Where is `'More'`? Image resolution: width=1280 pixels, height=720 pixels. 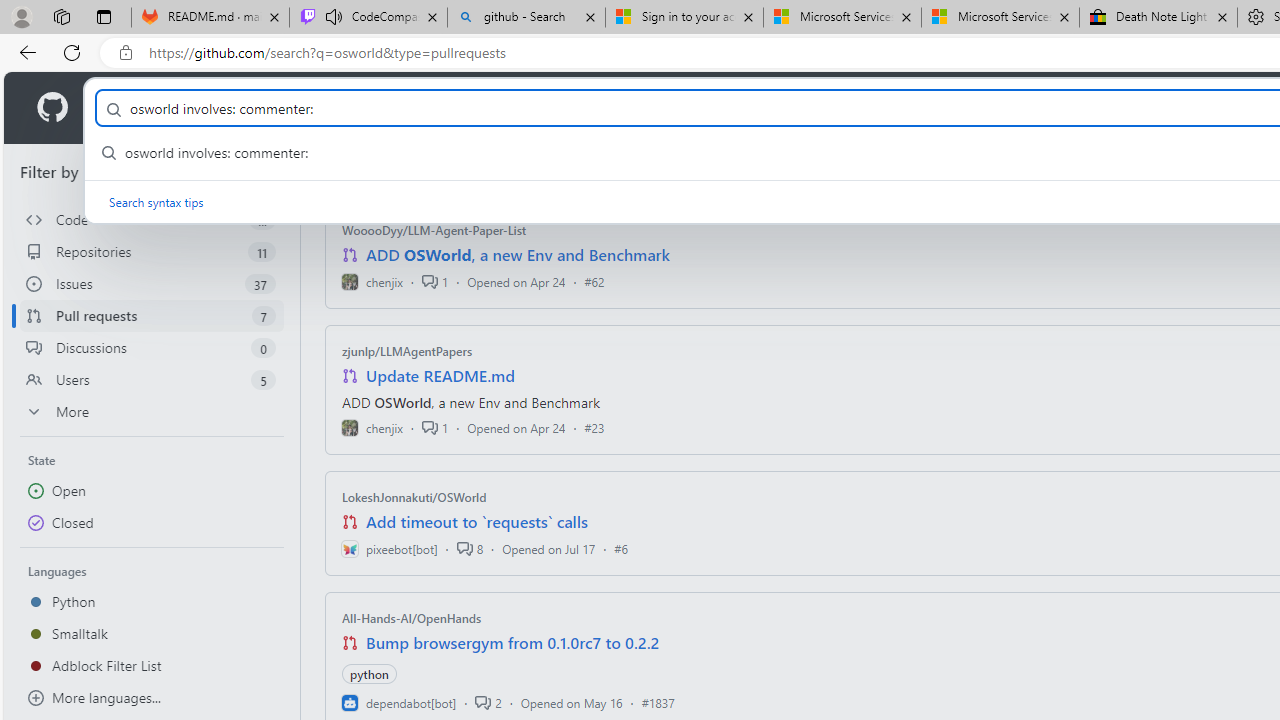 'More' is located at coordinates (151, 410).